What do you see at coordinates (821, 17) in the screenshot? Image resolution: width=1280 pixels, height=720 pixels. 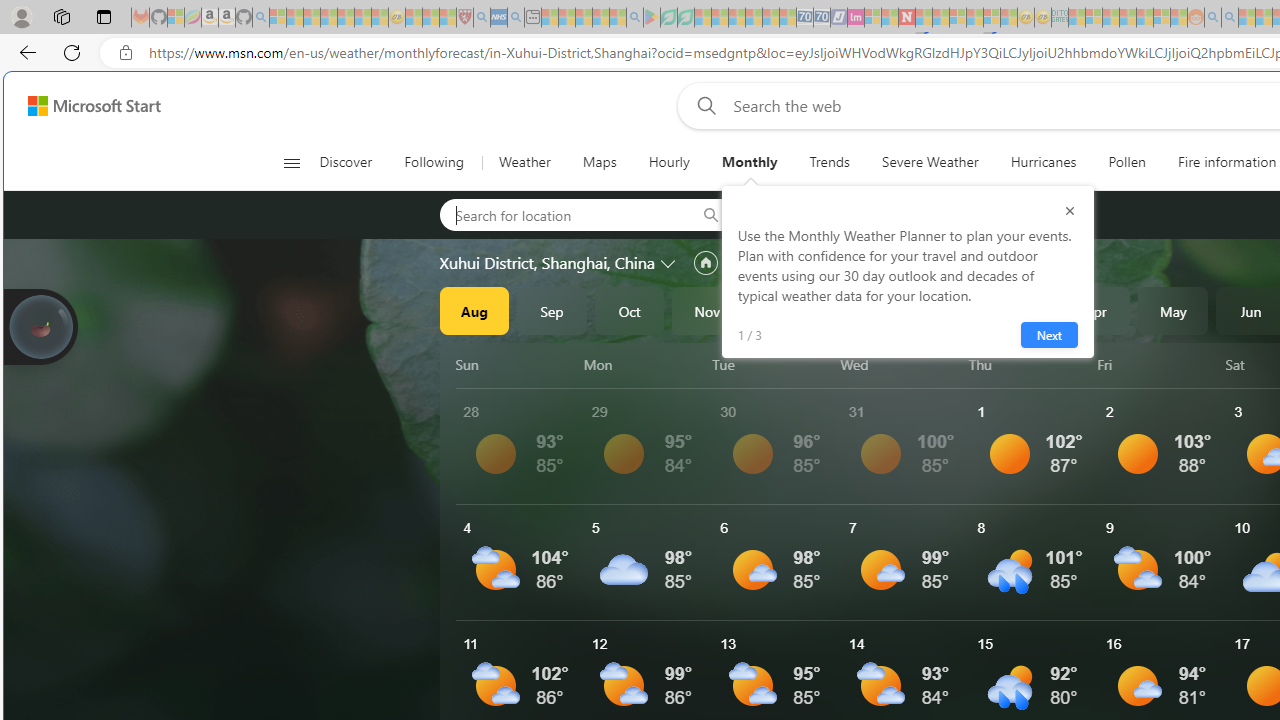 I see `'Cheap Hotels - Save70.com - Sleeping'` at bounding box center [821, 17].